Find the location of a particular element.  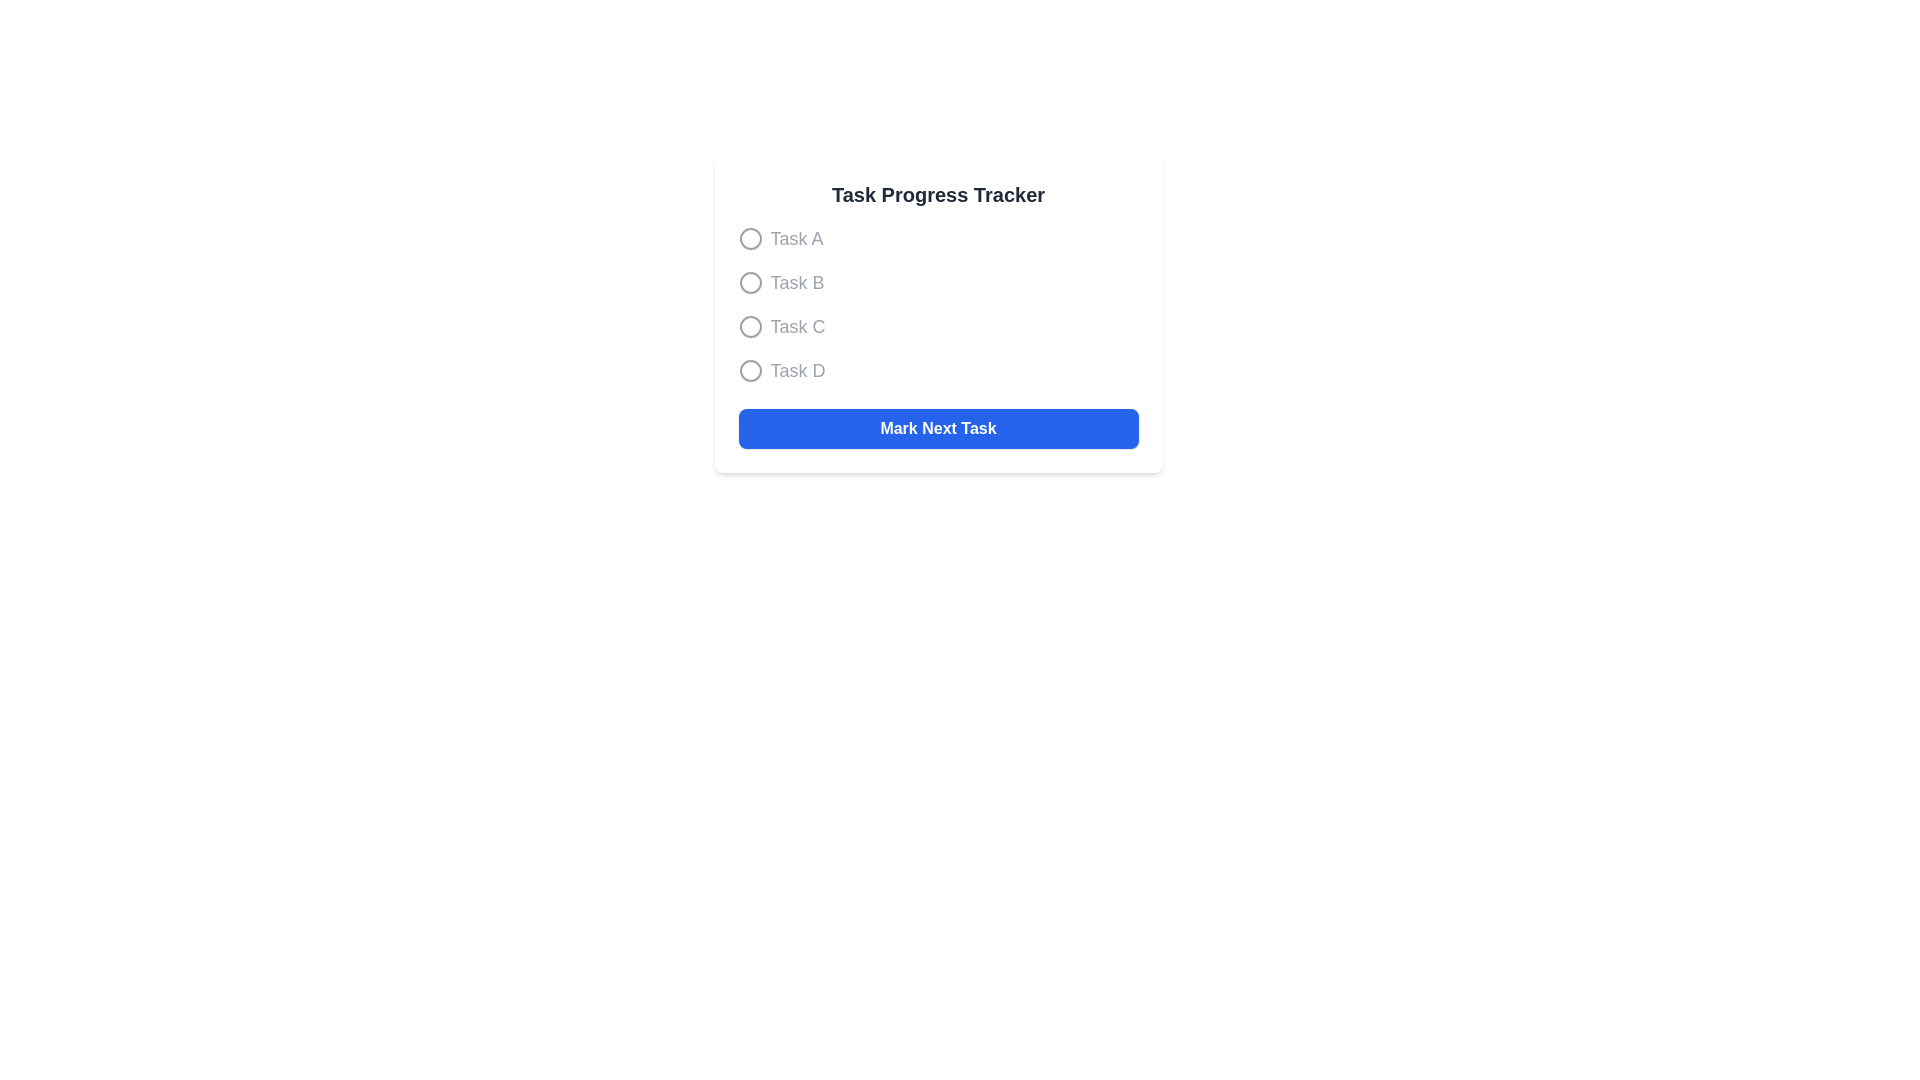

the group of labeled items or checklist elements located centrally below the 'Task Progress Tracker' title and above the 'Mark Next Task' button is located at coordinates (937, 304).